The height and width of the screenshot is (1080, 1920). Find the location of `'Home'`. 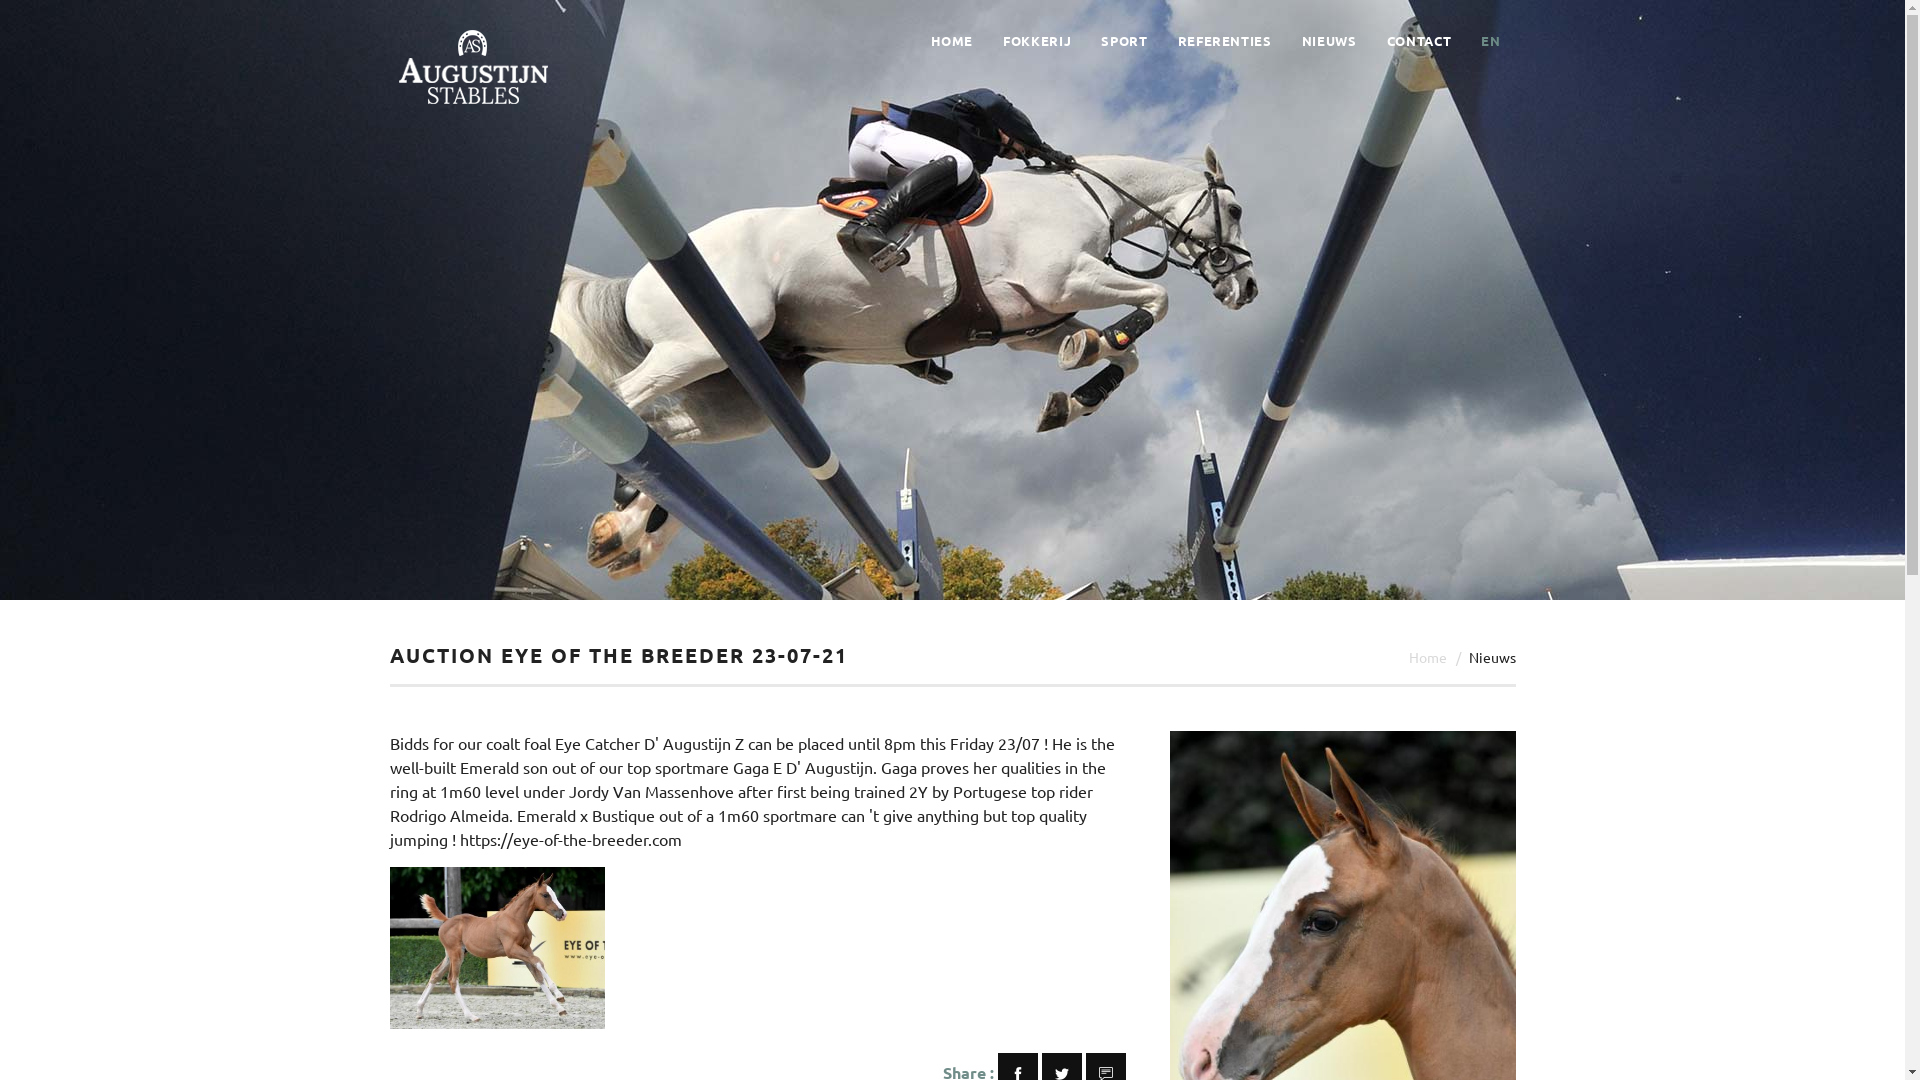

'Home' is located at coordinates (1406, 656).